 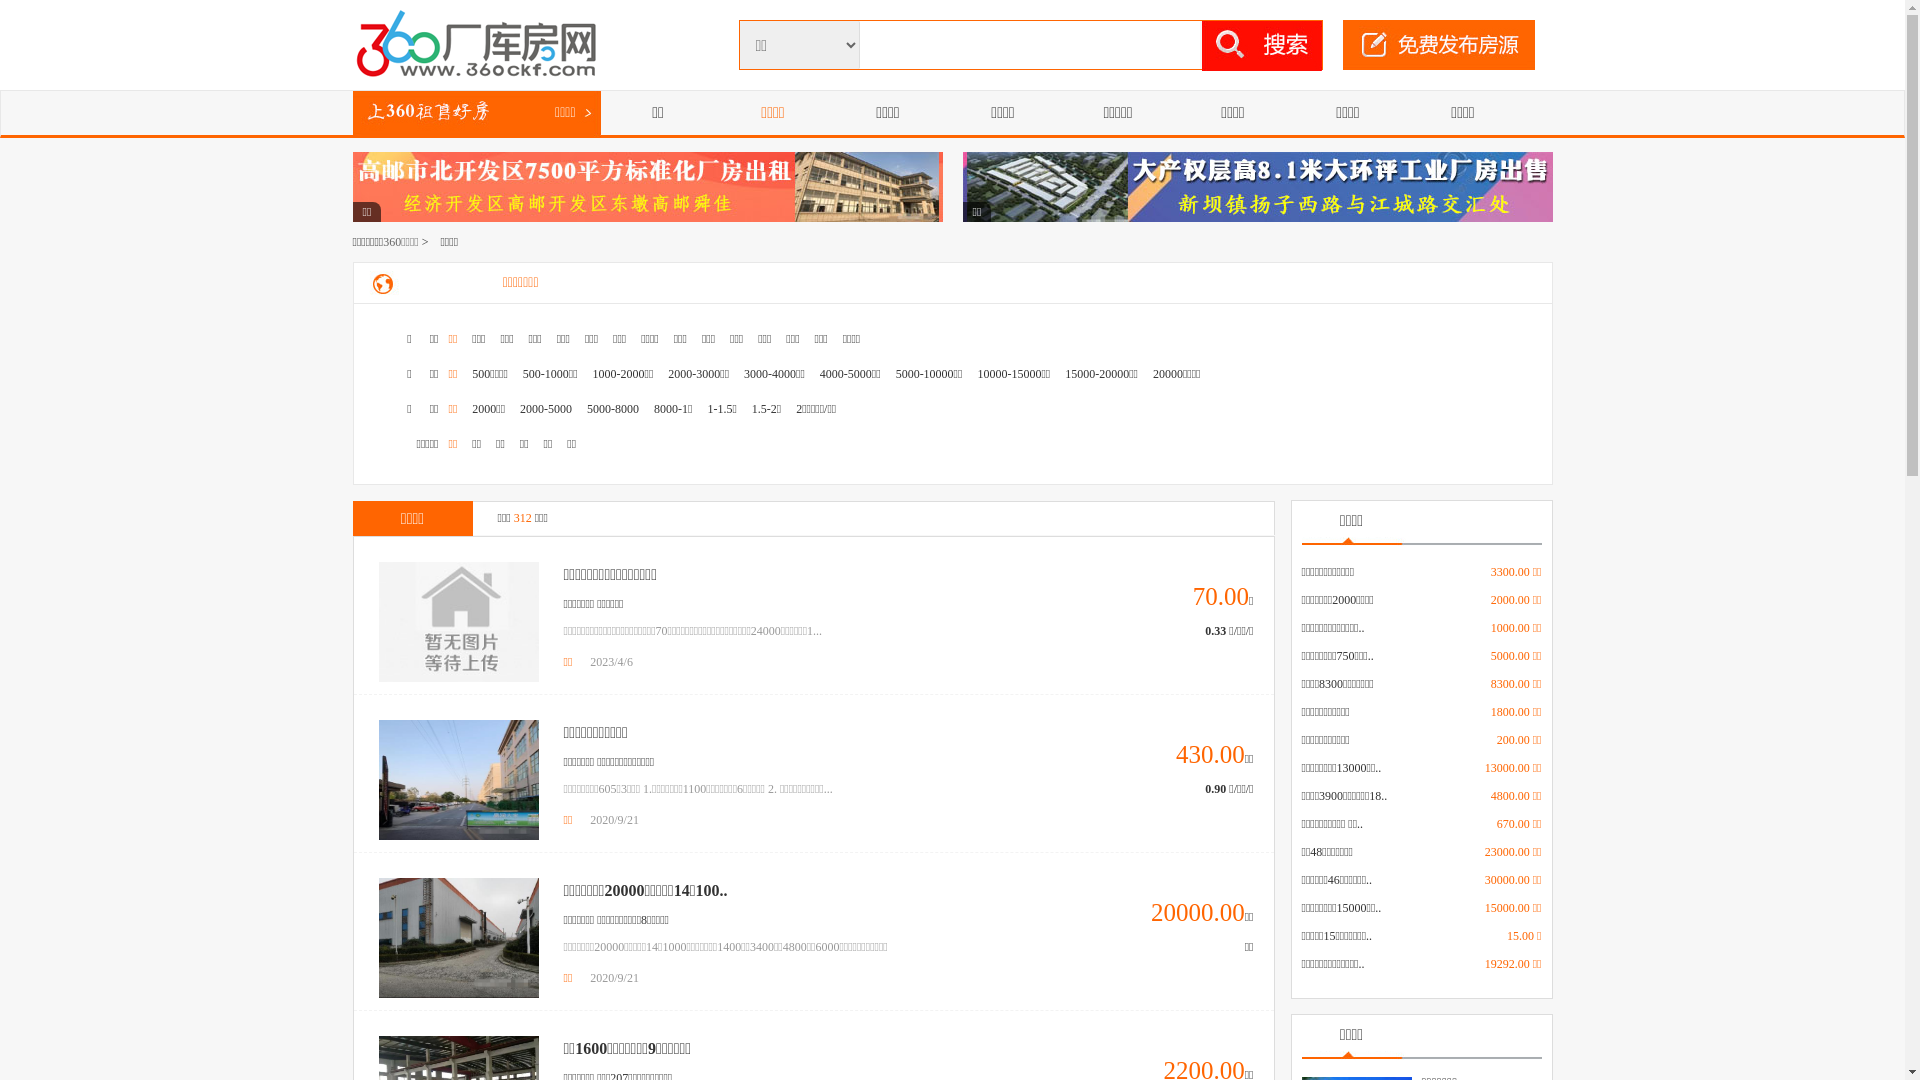 What do you see at coordinates (546, 407) in the screenshot?
I see `'2000-5000'` at bounding box center [546, 407].